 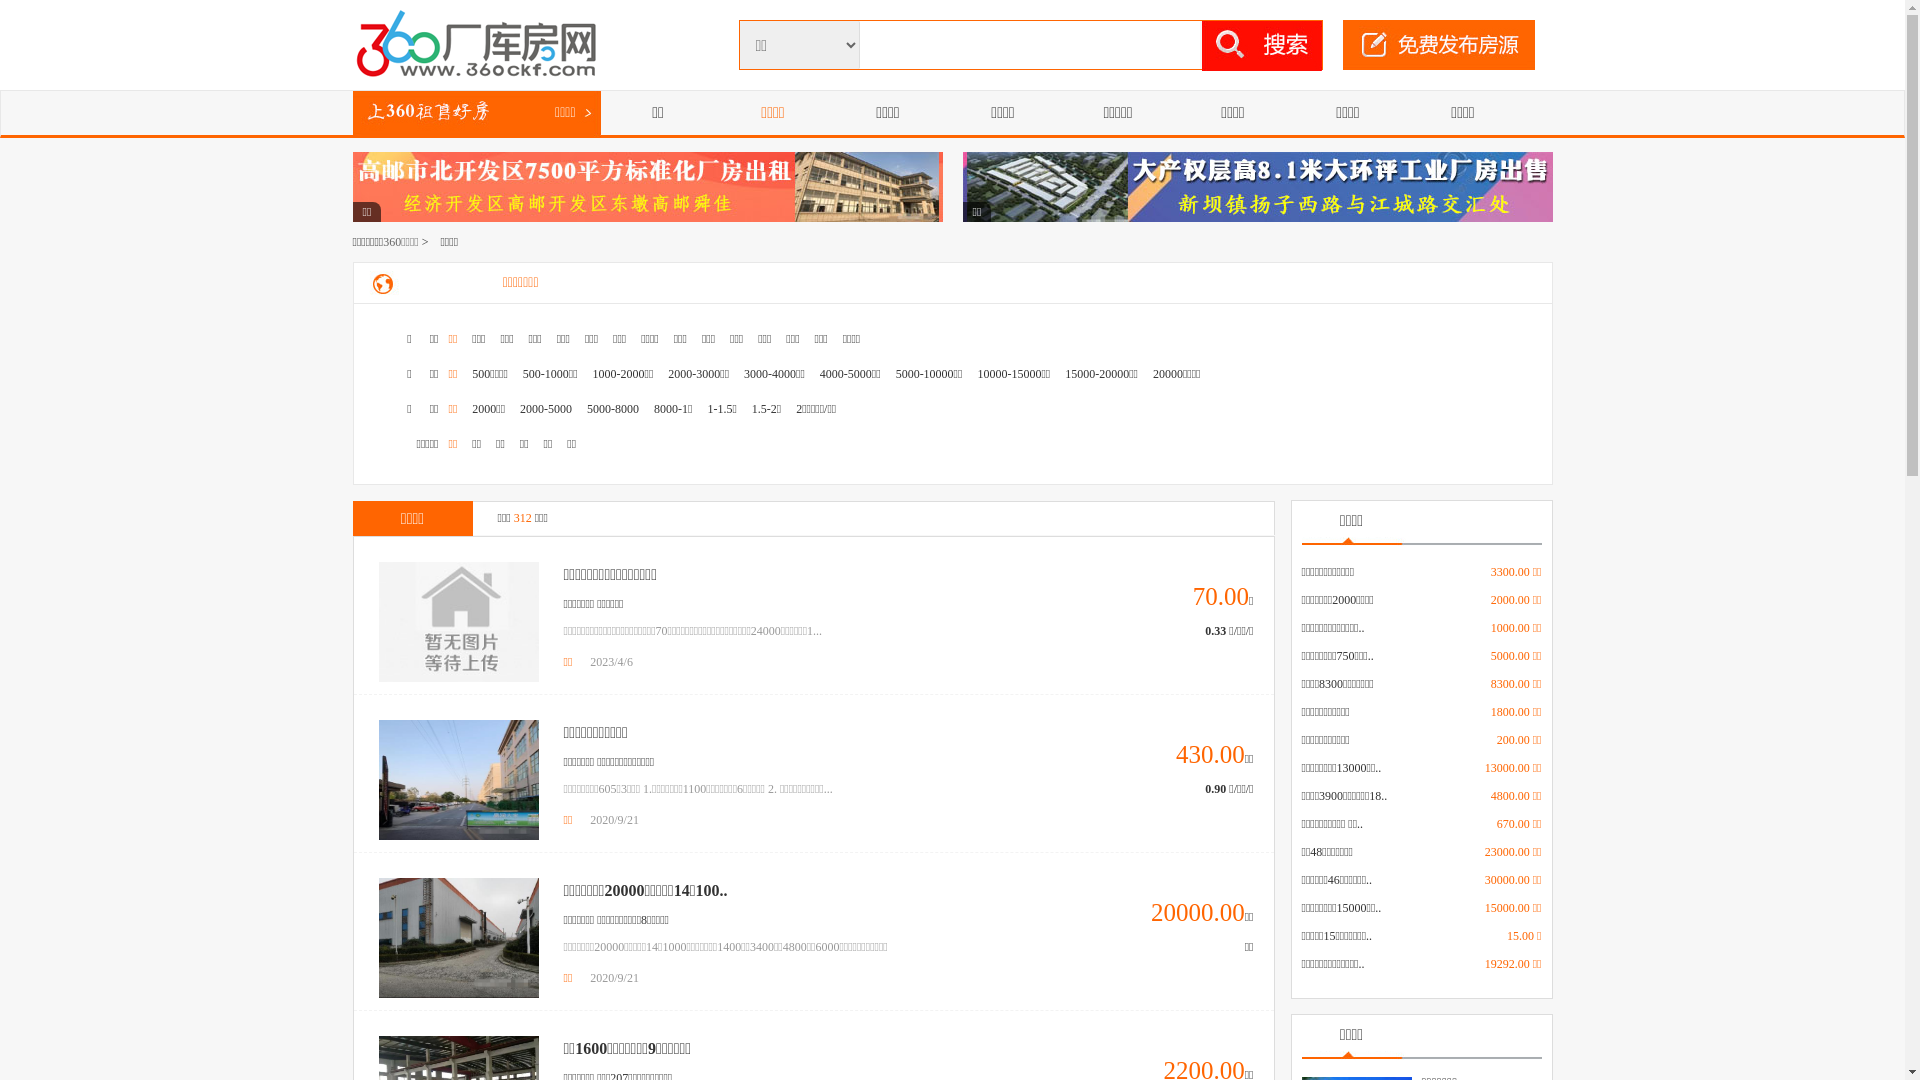 What do you see at coordinates (546, 407) in the screenshot?
I see `'2000-5000'` at bounding box center [546, 407].